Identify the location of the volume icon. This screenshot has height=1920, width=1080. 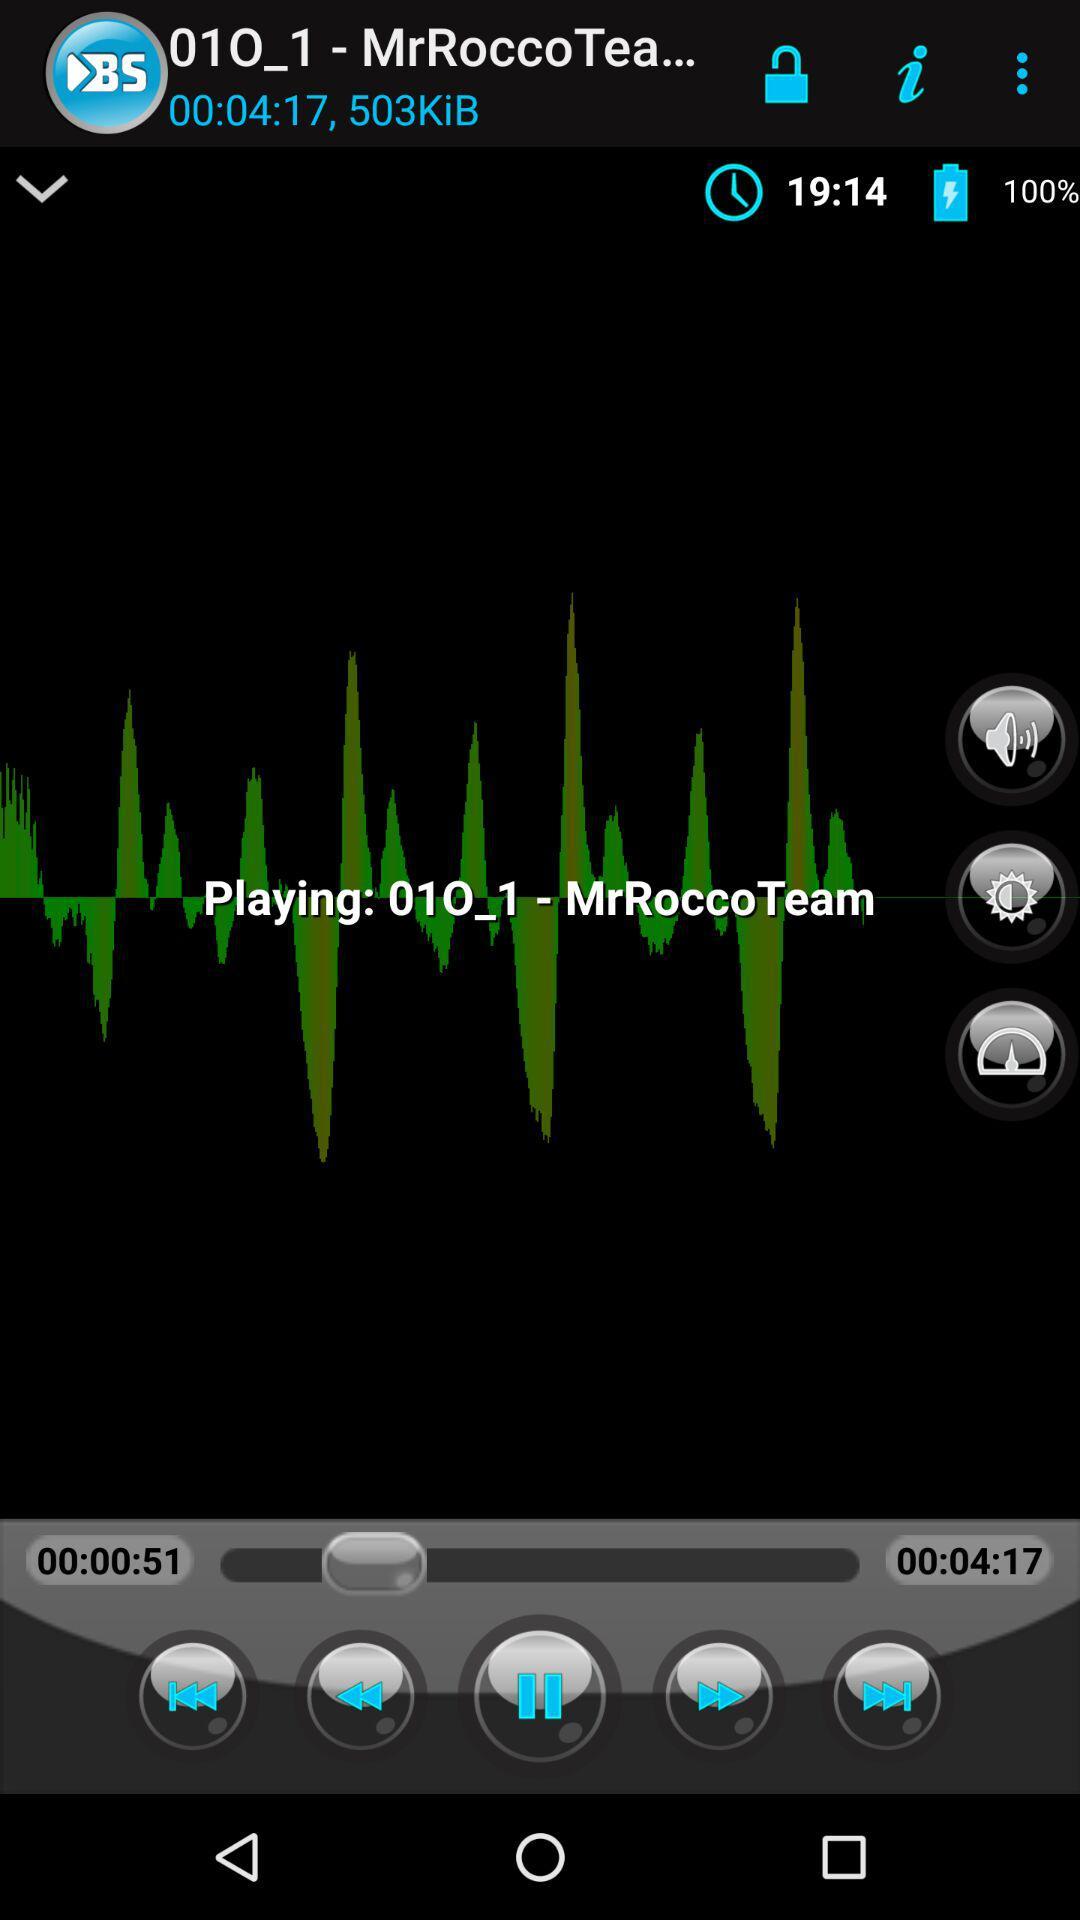
(1011, 738).